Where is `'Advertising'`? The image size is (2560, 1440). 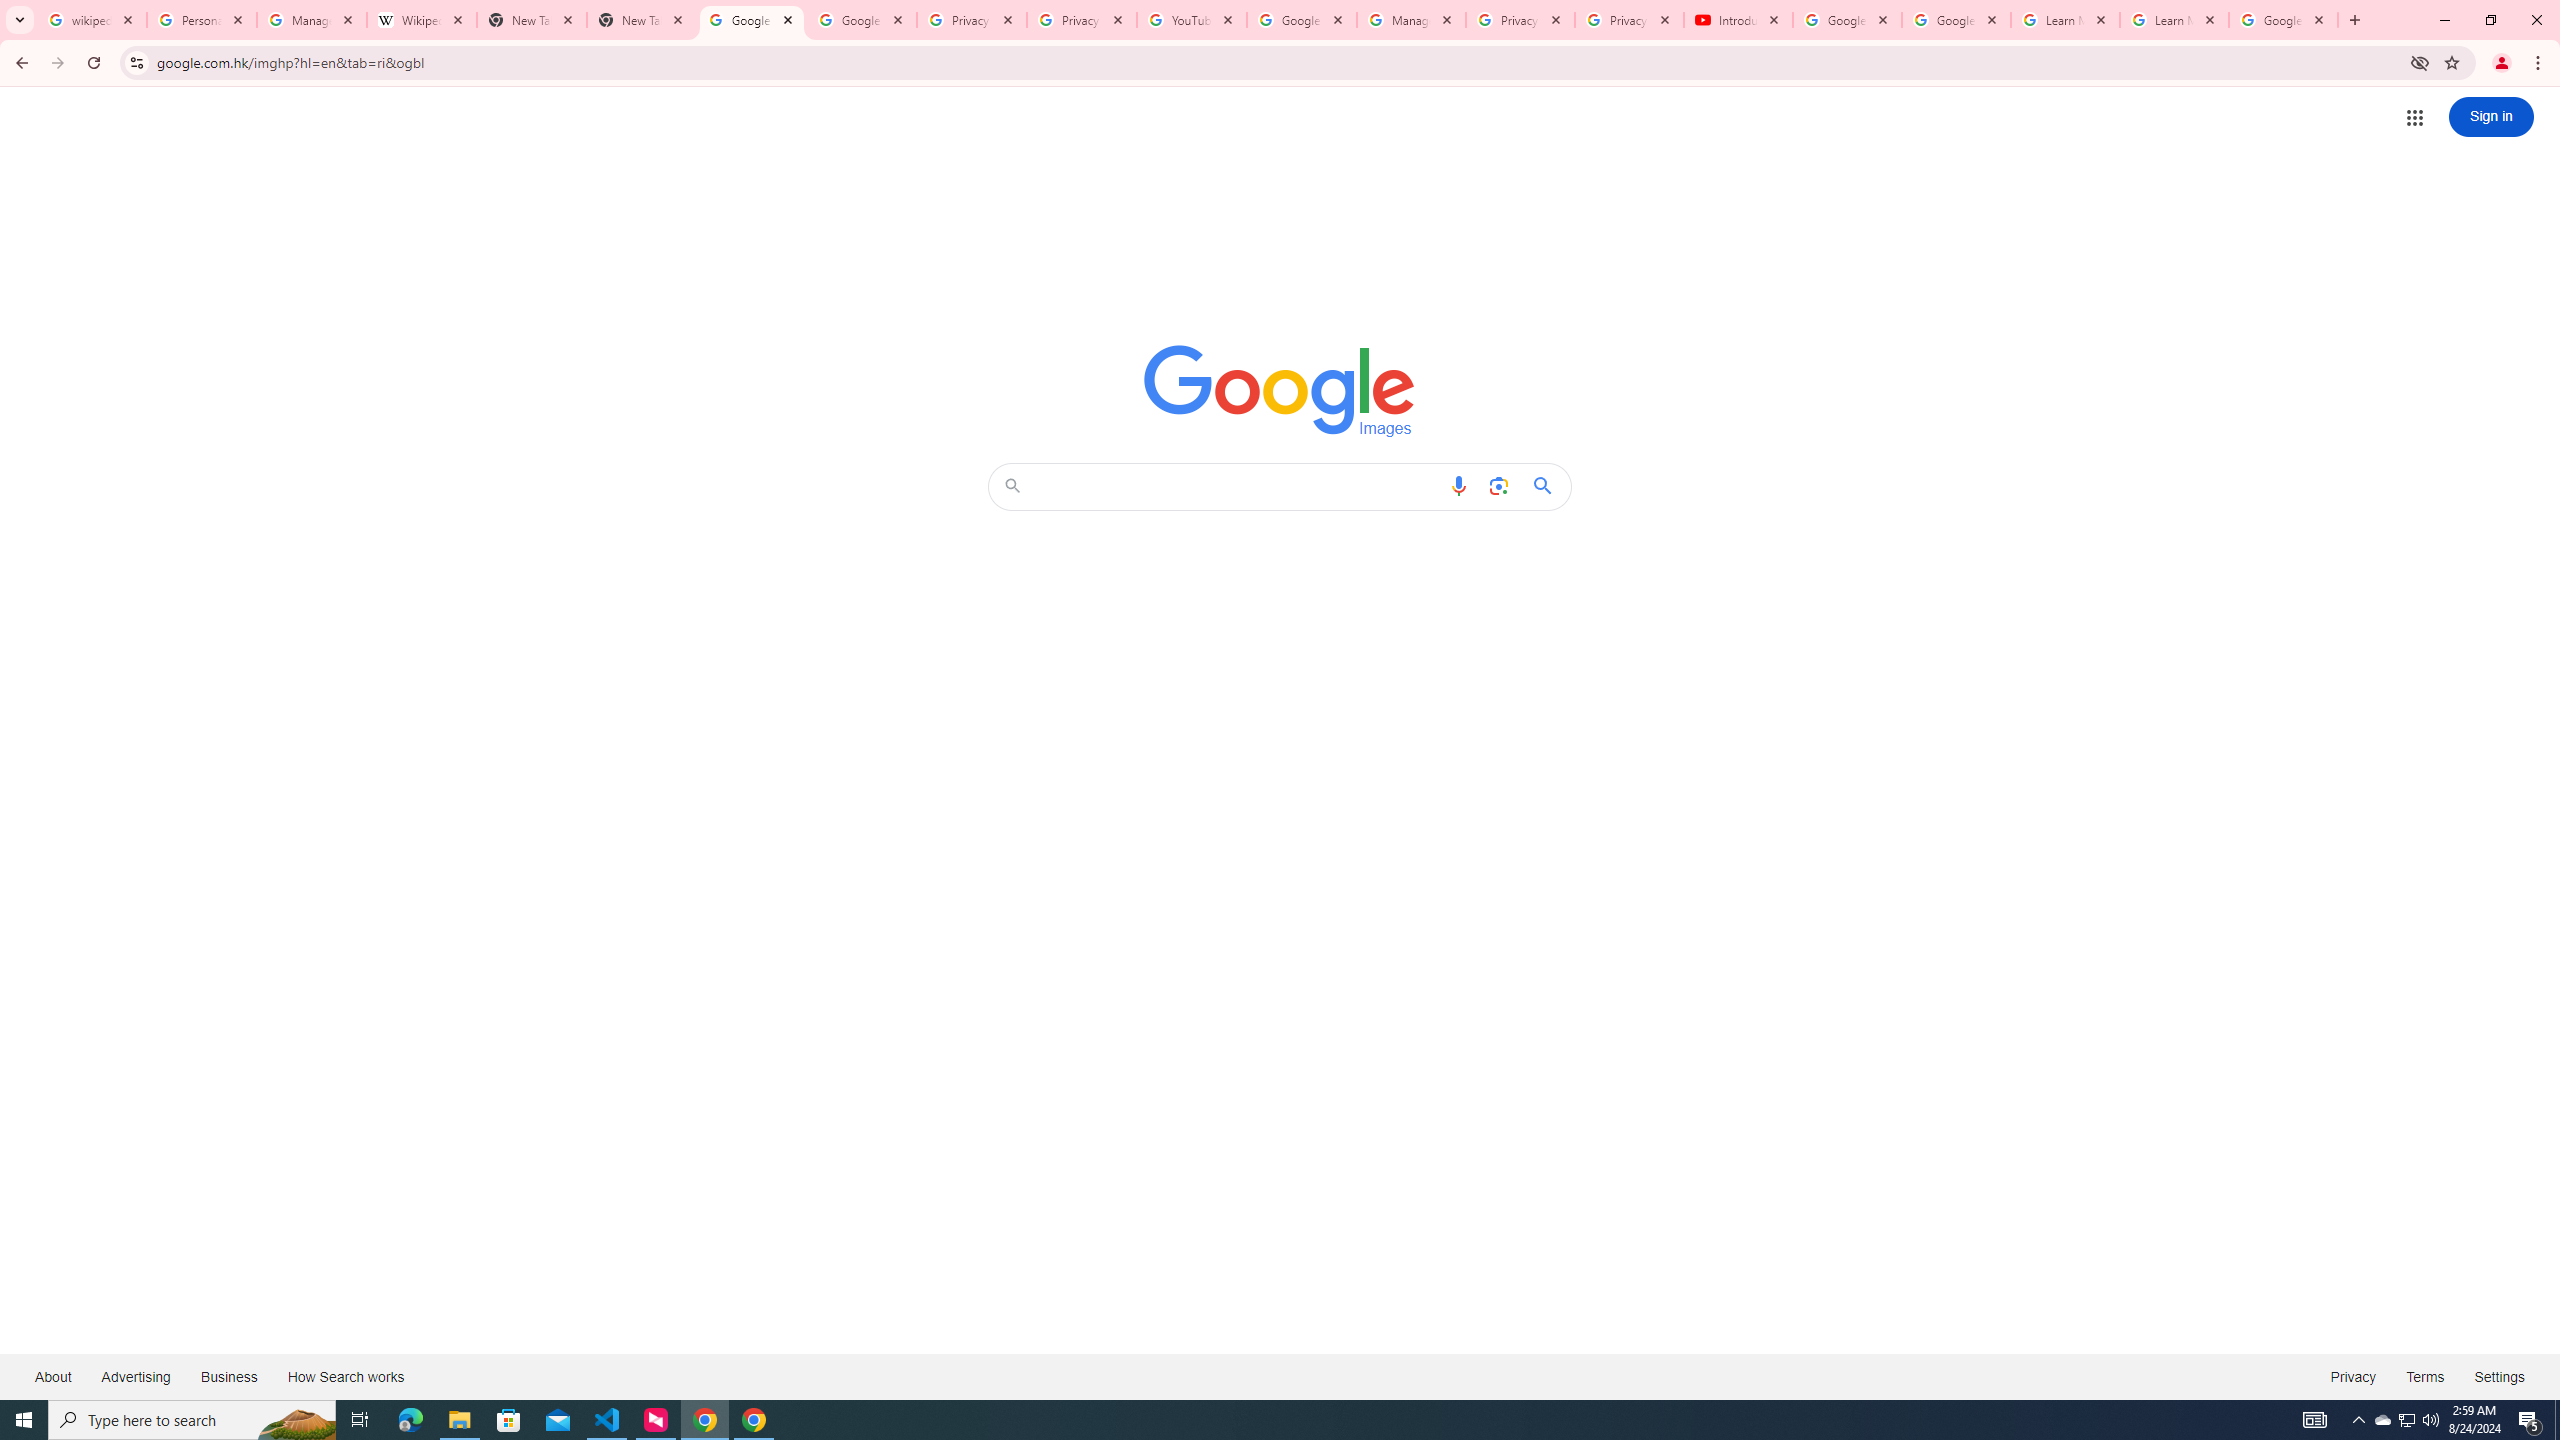
'Advertising' is located at coordinates (135, 1375).